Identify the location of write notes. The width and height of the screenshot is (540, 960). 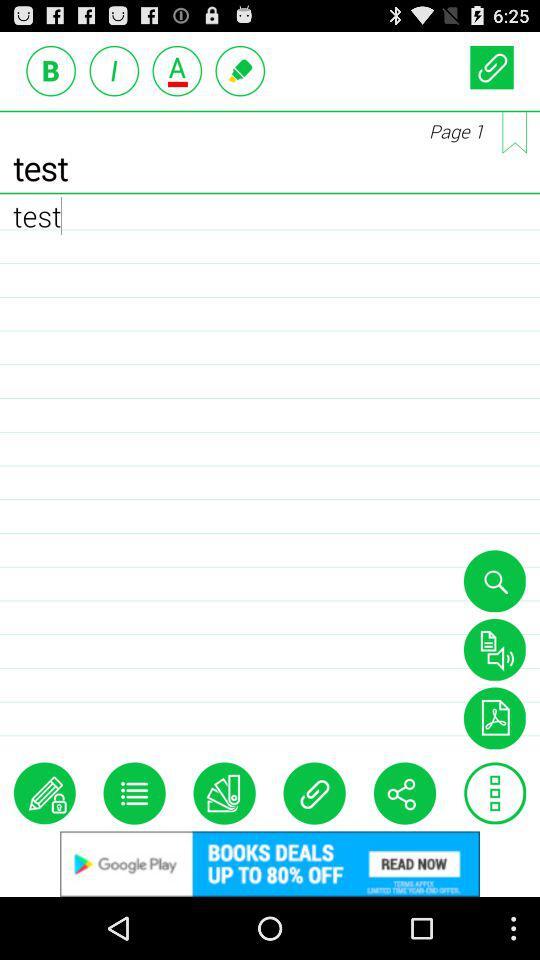
(44, 793).